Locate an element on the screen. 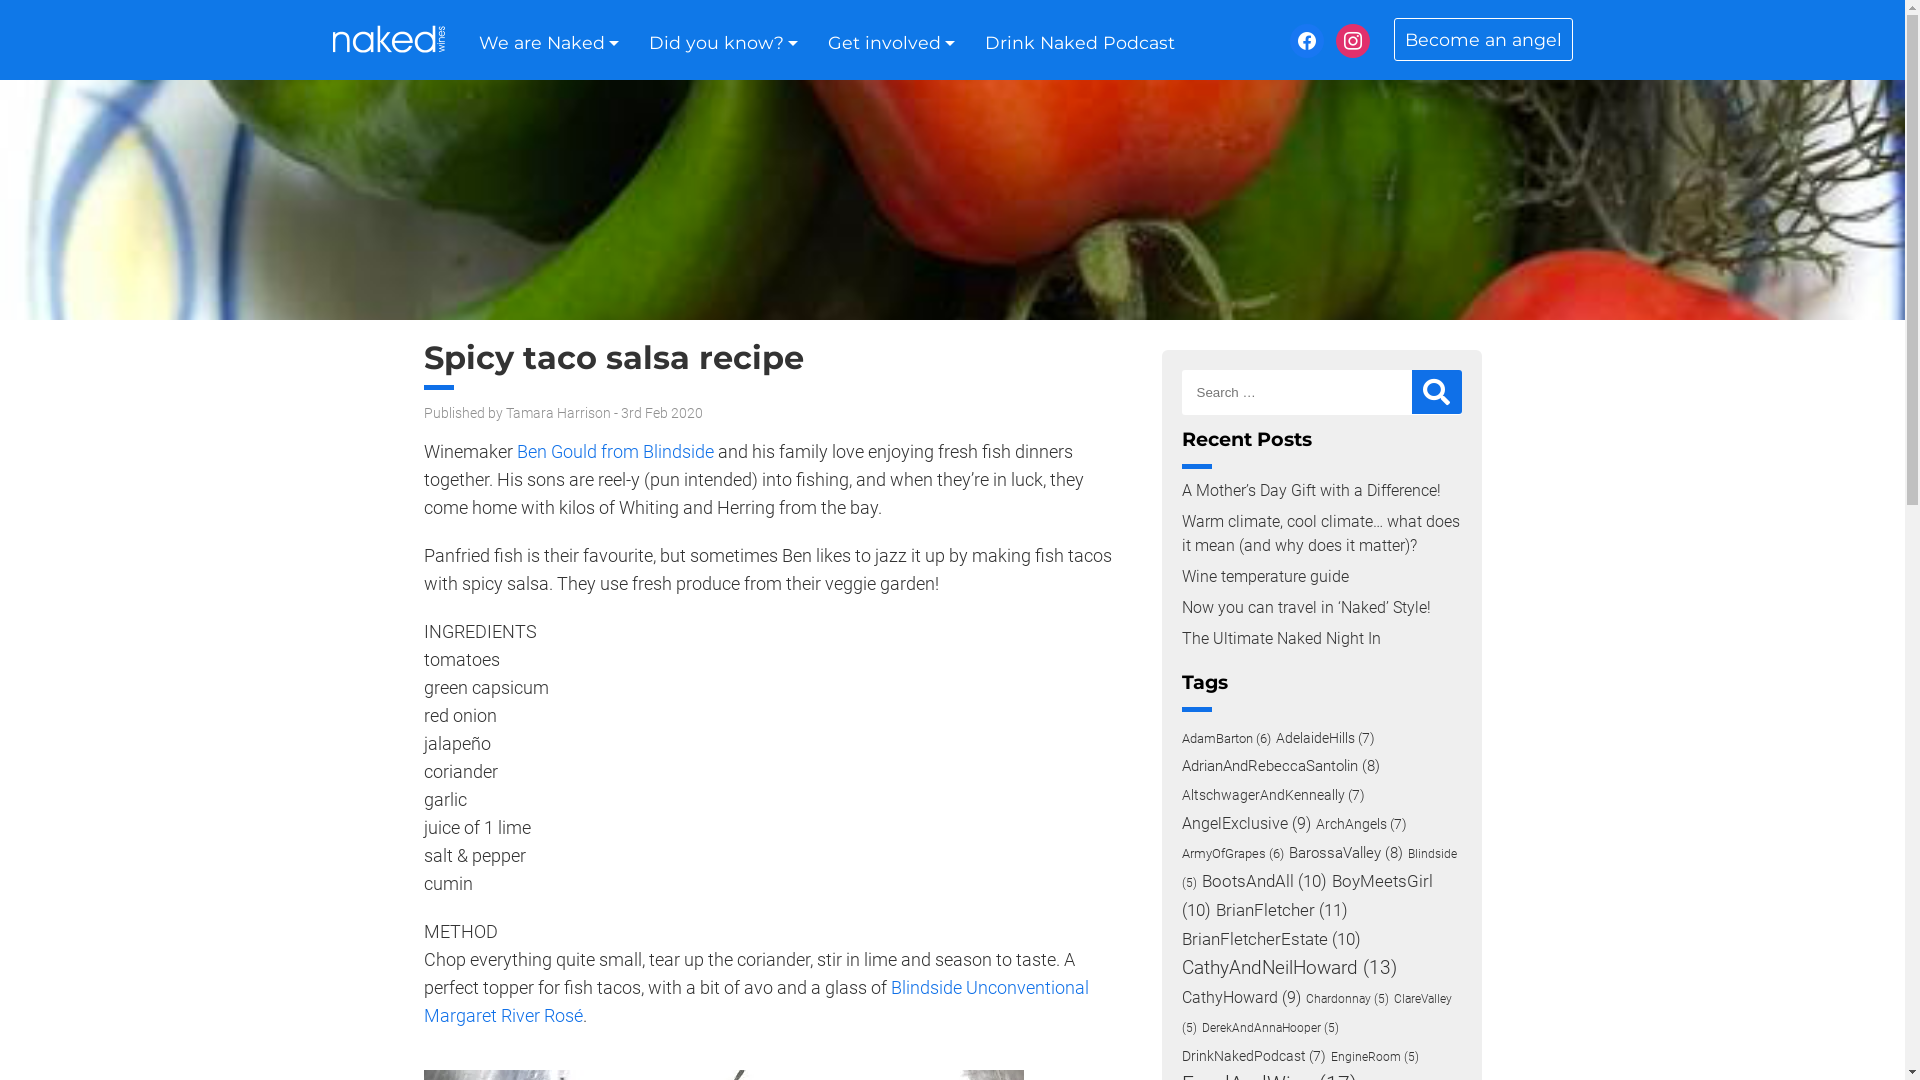  'Wine temperature guide' is located at coordinates (1264, 576).